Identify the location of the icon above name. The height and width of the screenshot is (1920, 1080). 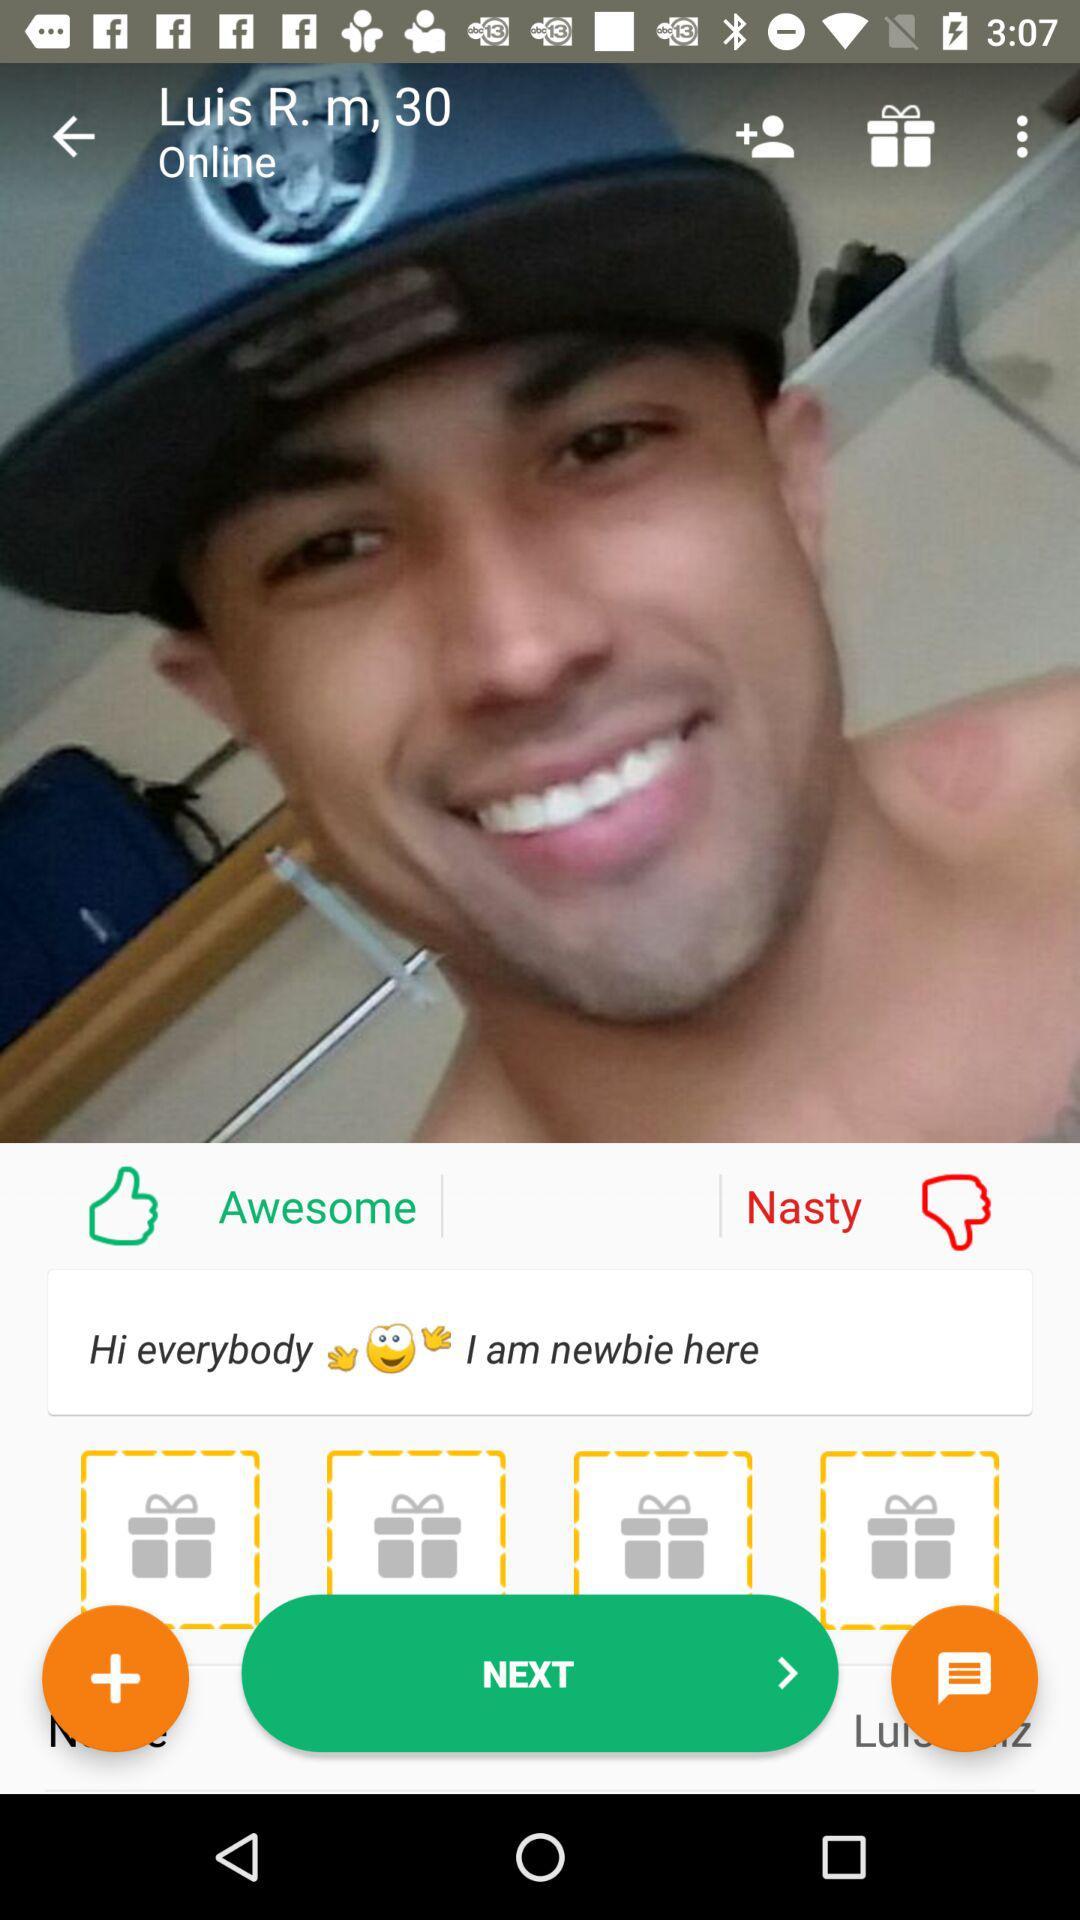
(662, 1539).